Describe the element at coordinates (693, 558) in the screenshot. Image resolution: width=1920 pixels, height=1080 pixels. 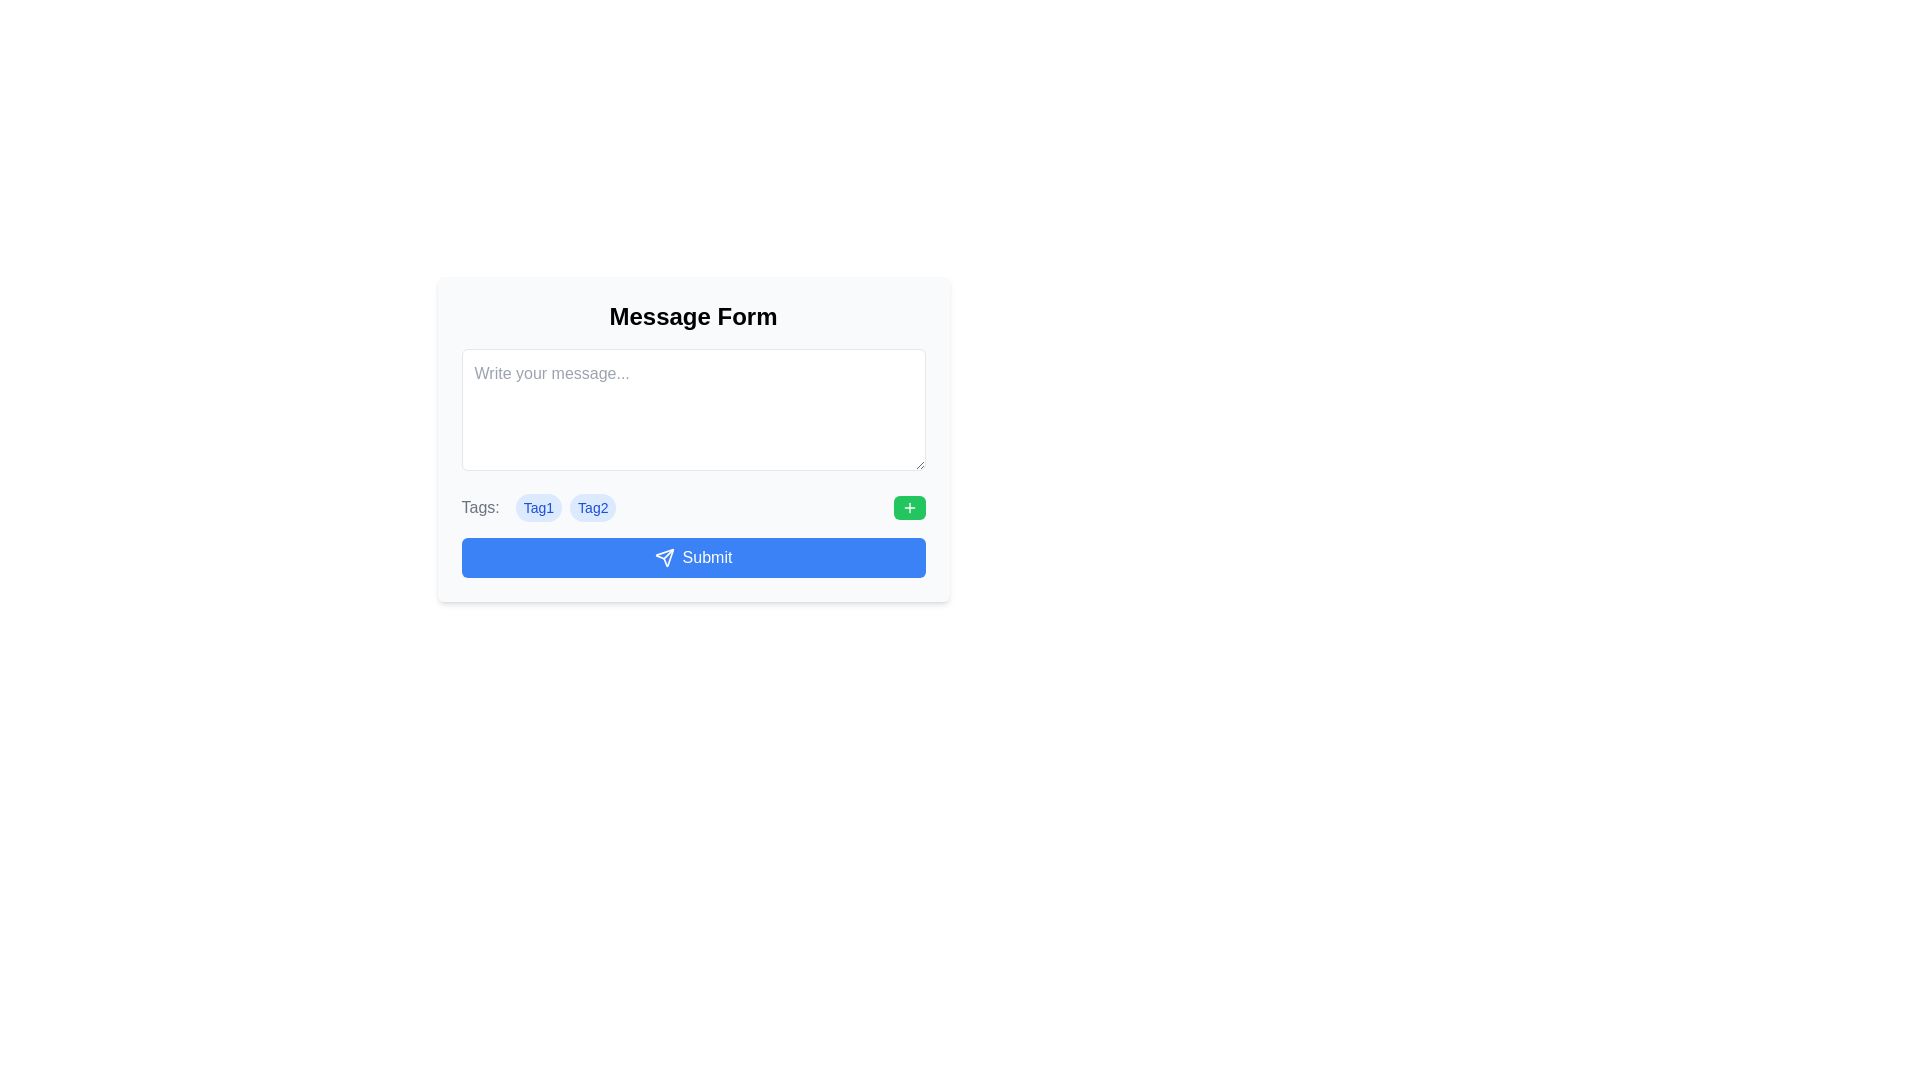
I see `the submit button located directly below the 'Tags:' section to change its background color` at that location.